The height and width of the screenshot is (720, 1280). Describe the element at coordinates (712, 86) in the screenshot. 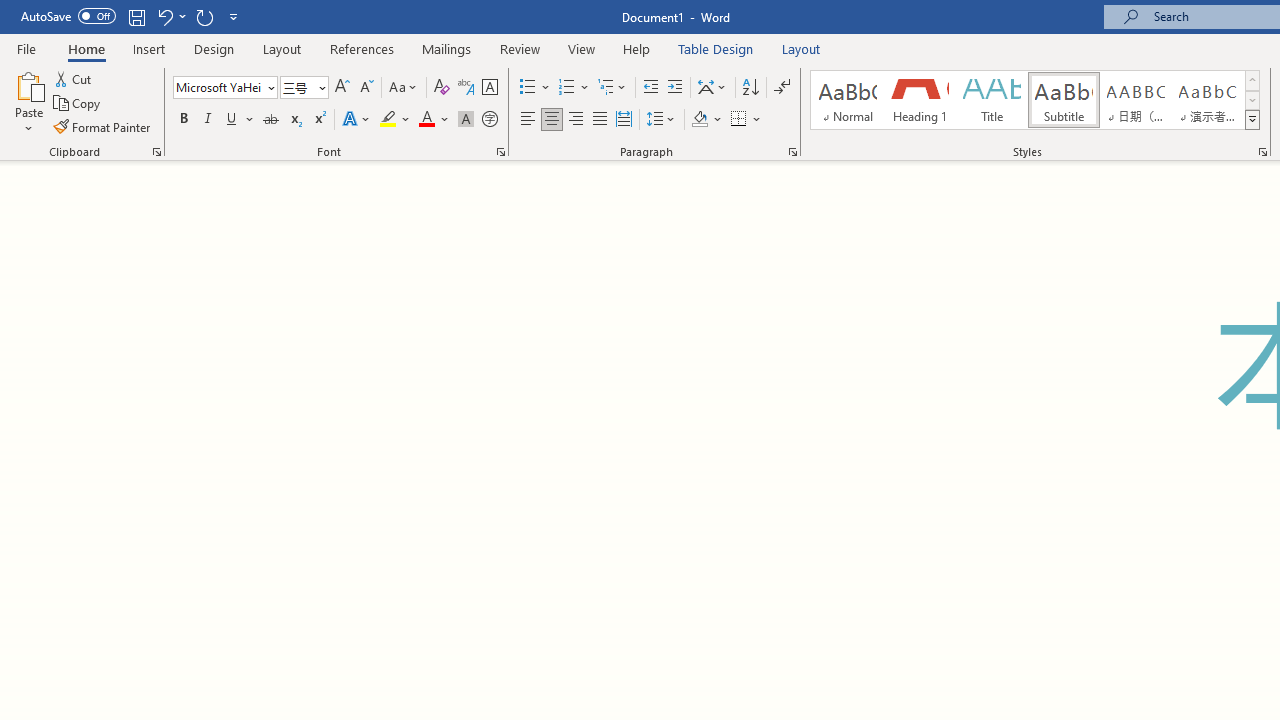

I see `'Asian Layout'` at that location.